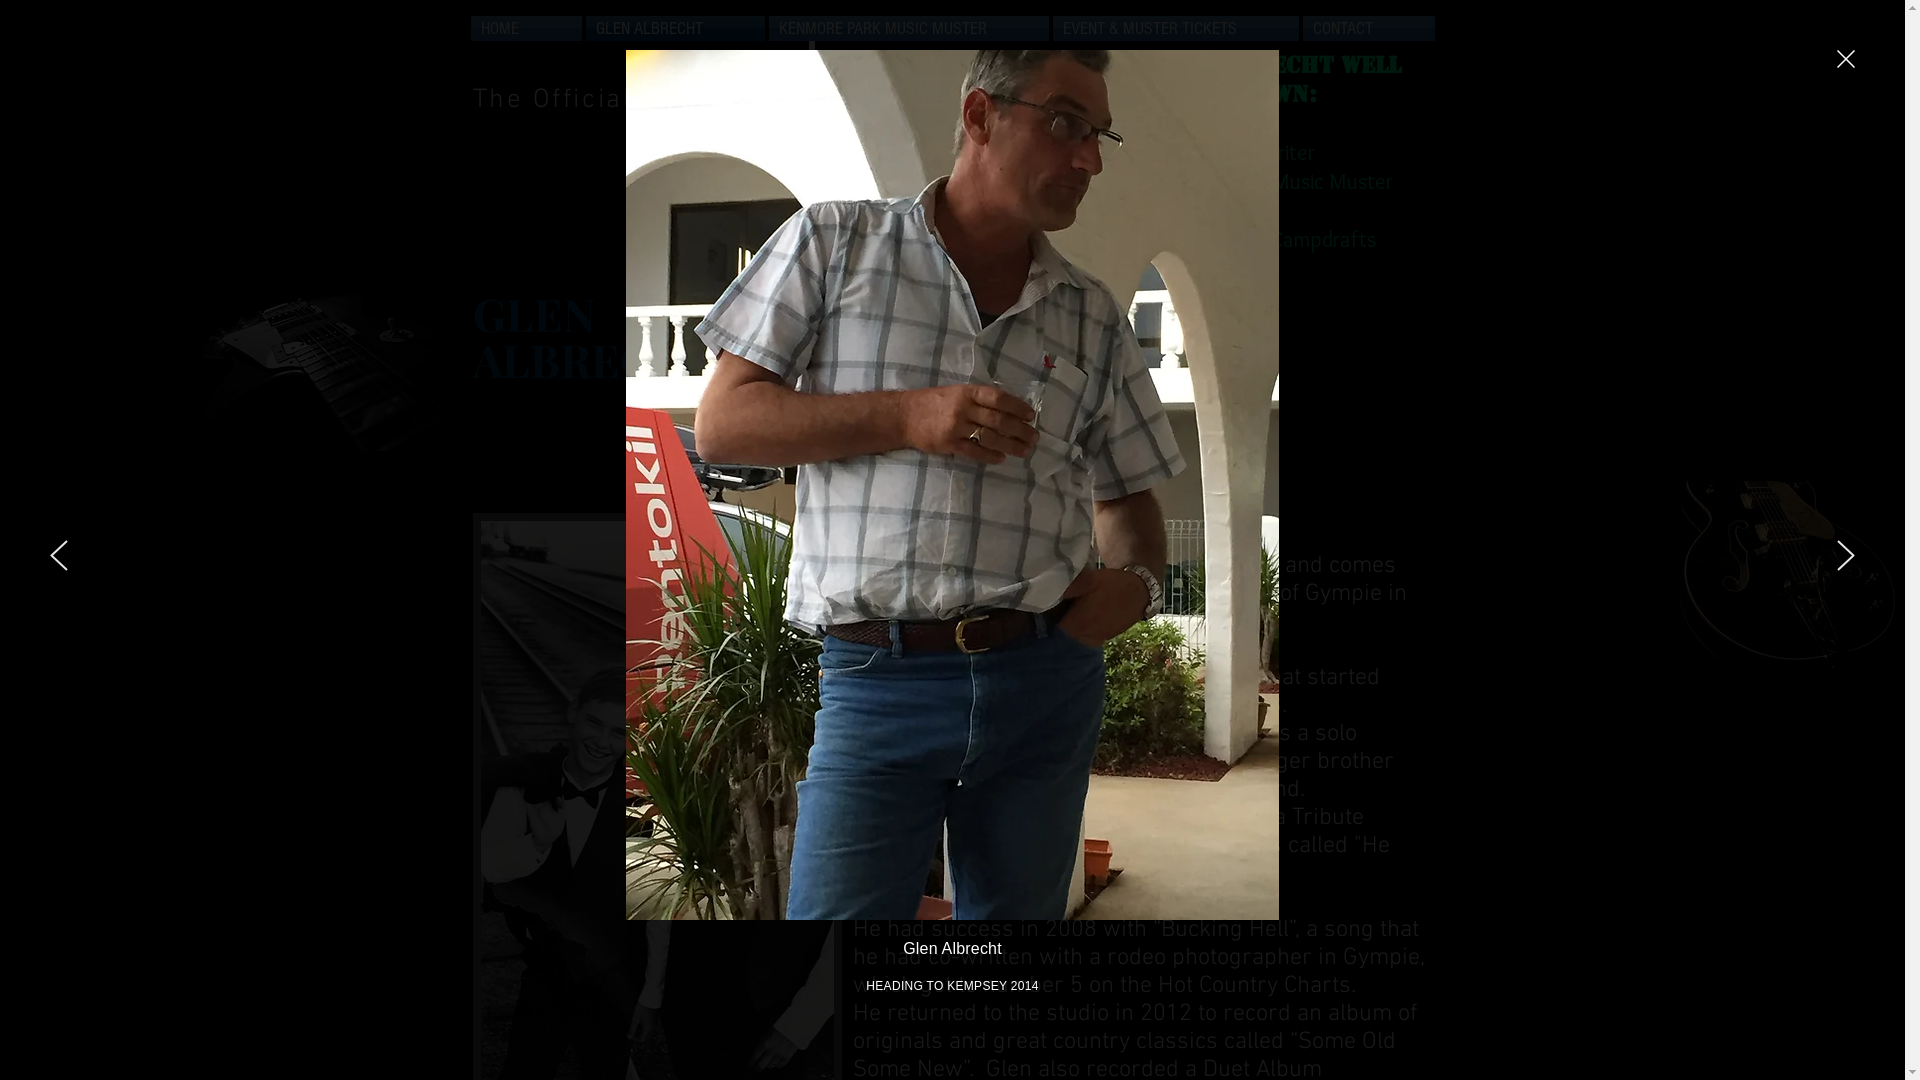 This screenshot has height=1080, width=1920. What do you see at coordinates (526, 28) in the screenshot?
I see `'HOME'` at bounding box center [526, 28].